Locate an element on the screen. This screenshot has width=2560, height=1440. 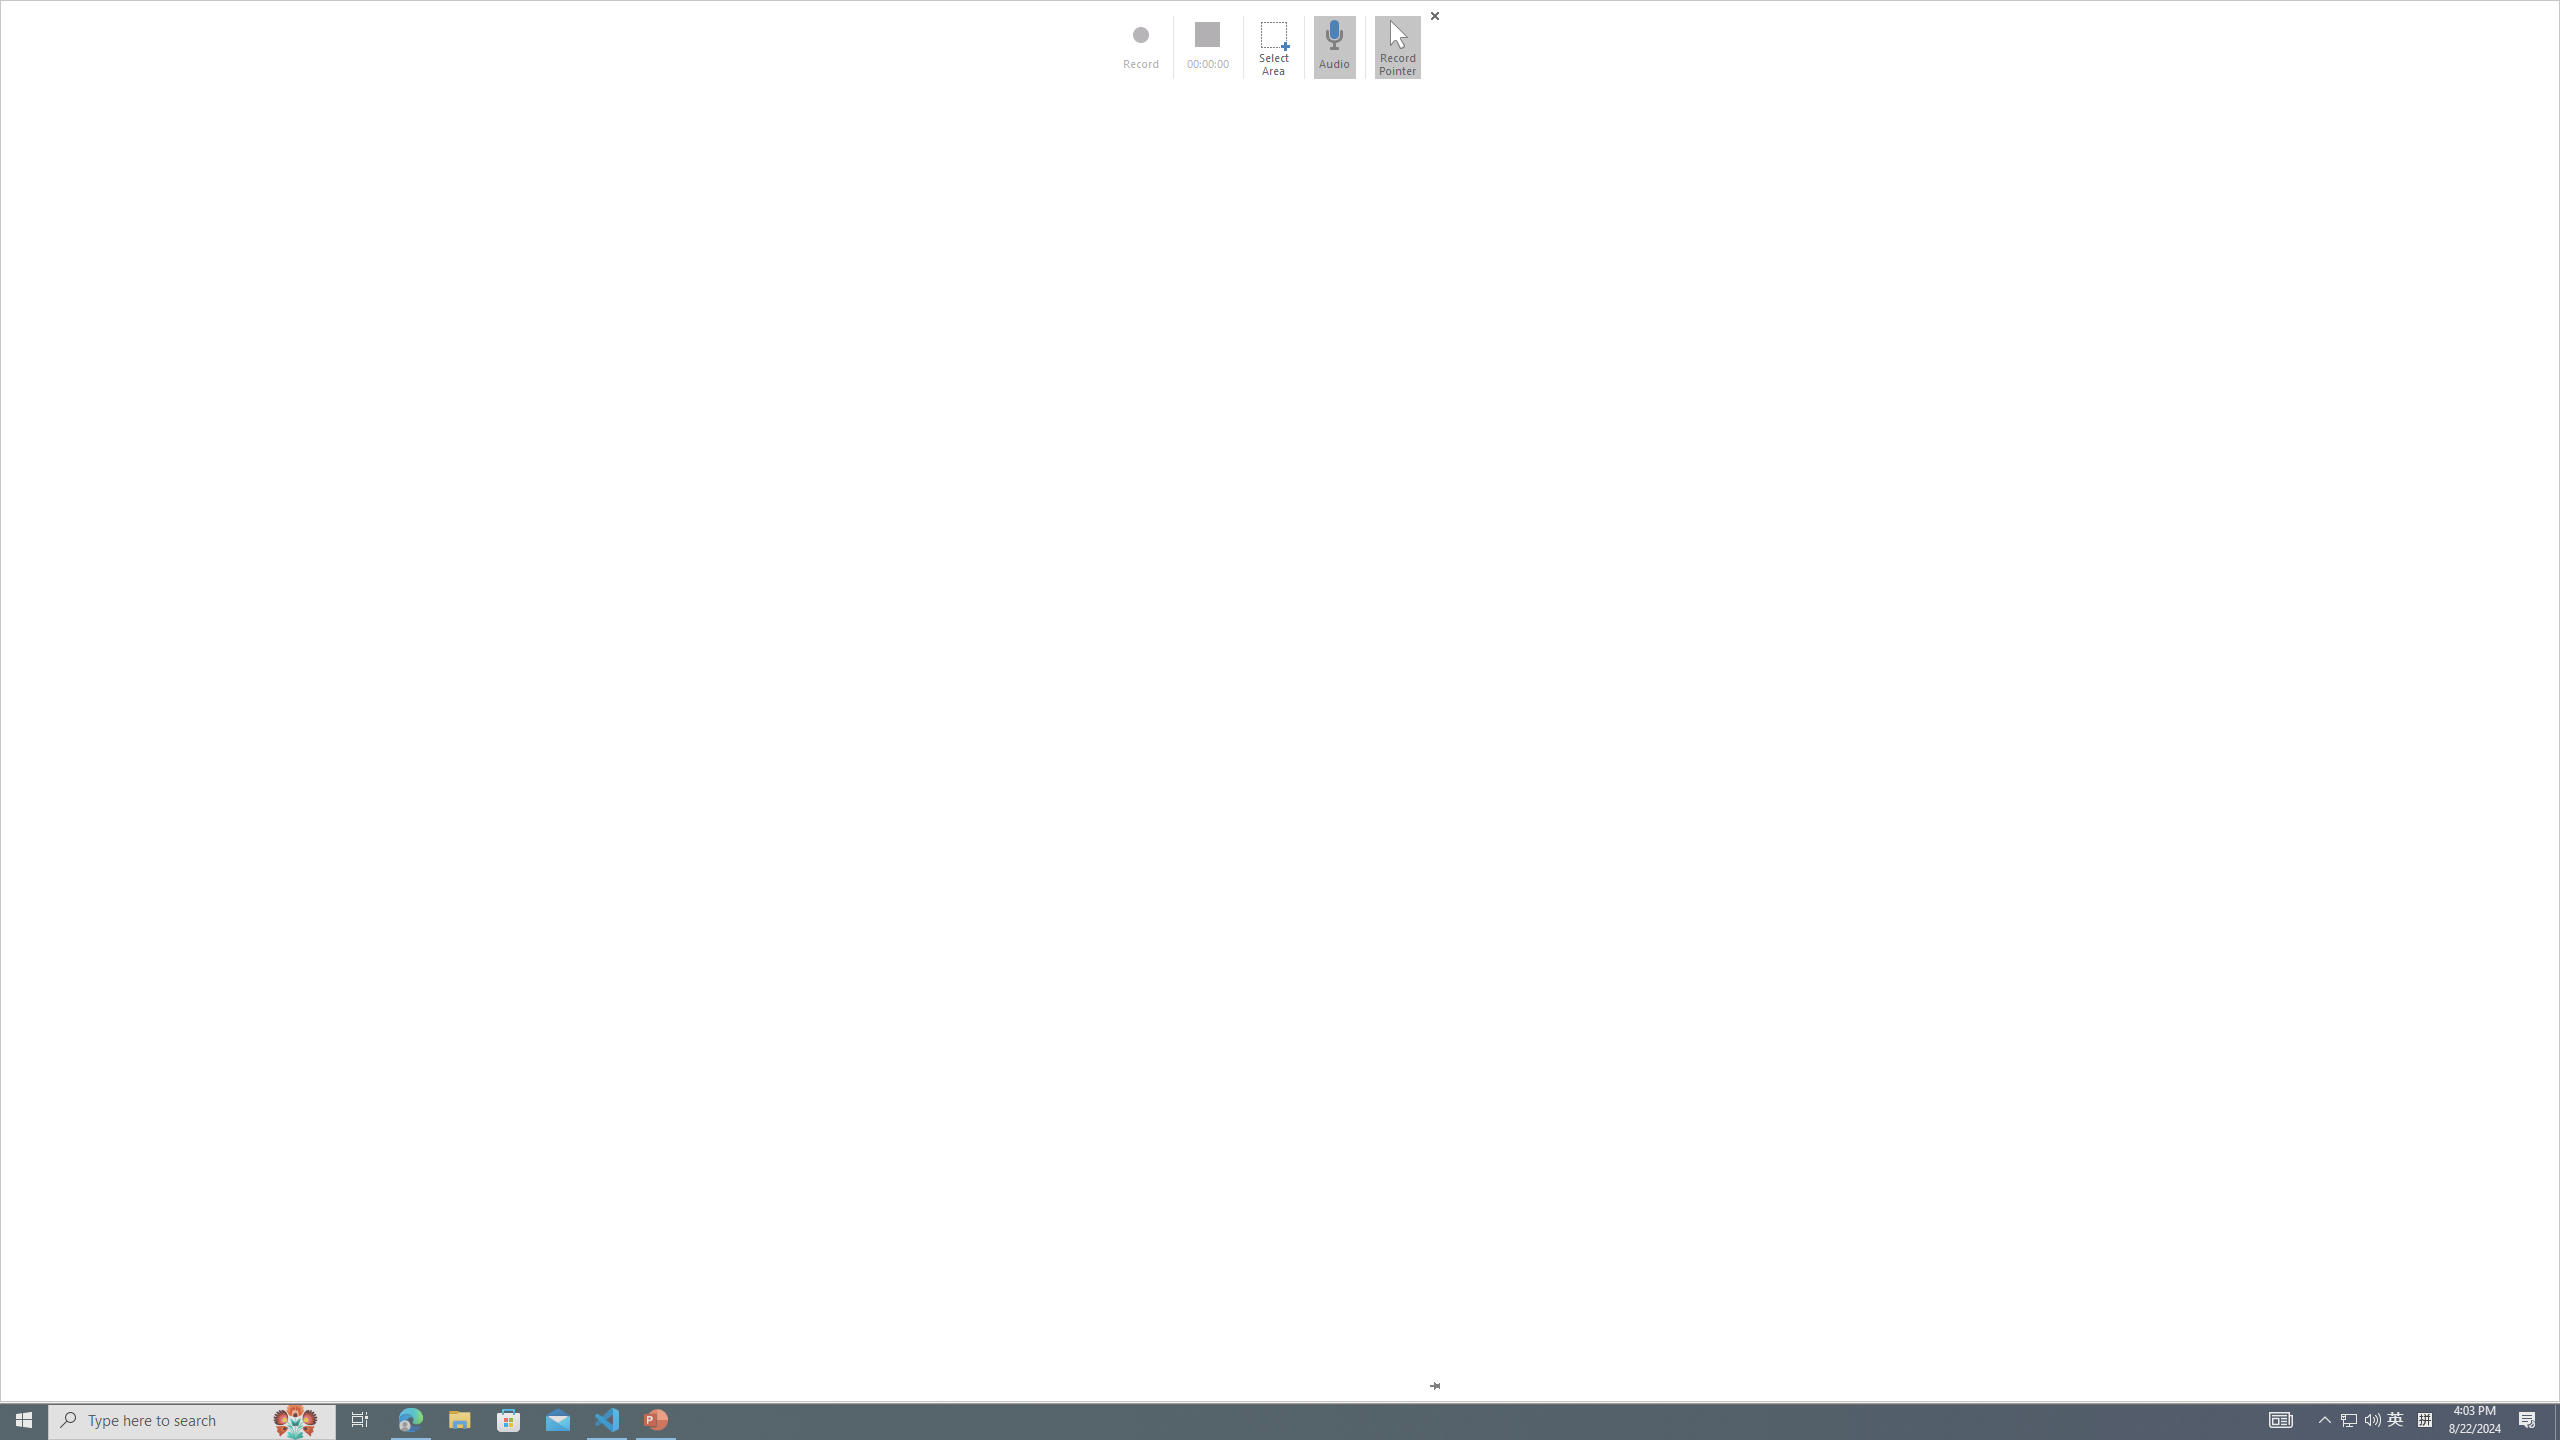
'Close (Windows logo key+Shift+Q)' is located at coordinates (1434, 15).